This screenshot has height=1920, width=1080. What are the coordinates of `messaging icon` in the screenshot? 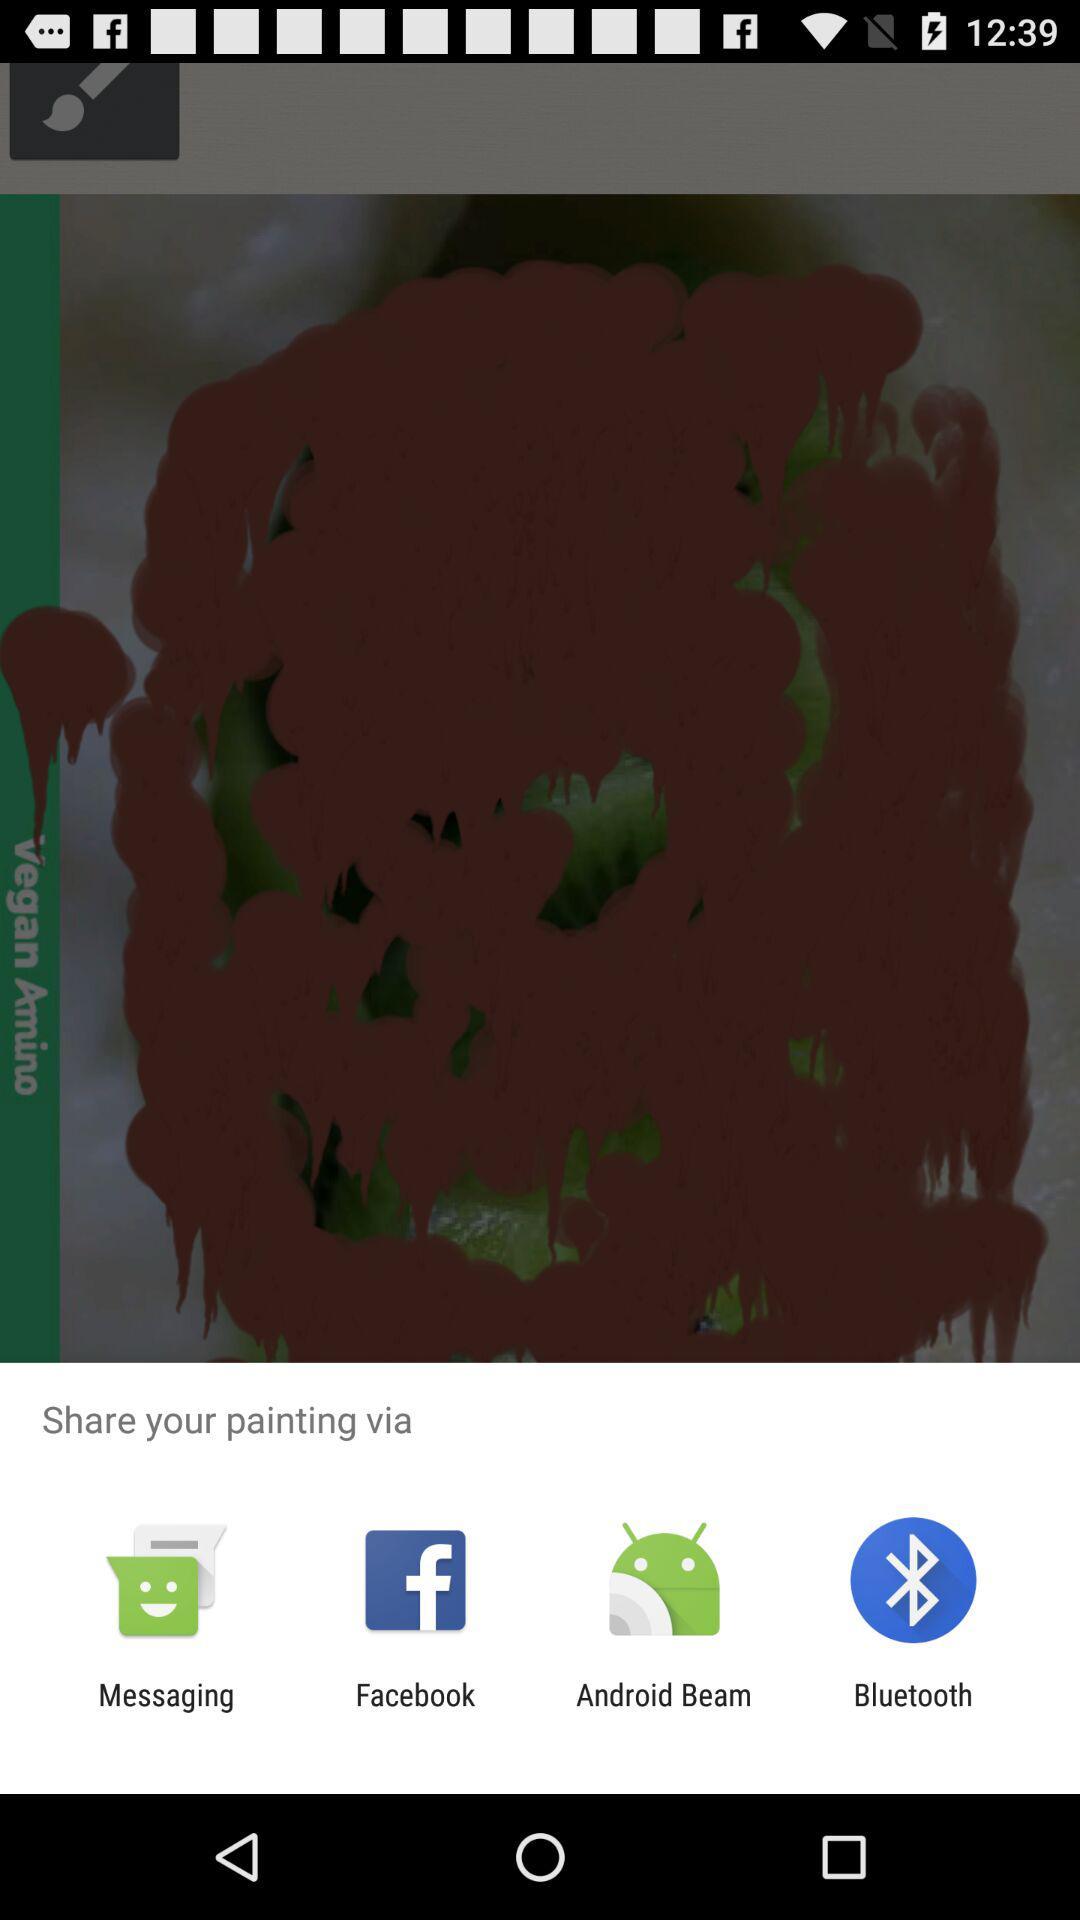 It's located at (165, 1711).